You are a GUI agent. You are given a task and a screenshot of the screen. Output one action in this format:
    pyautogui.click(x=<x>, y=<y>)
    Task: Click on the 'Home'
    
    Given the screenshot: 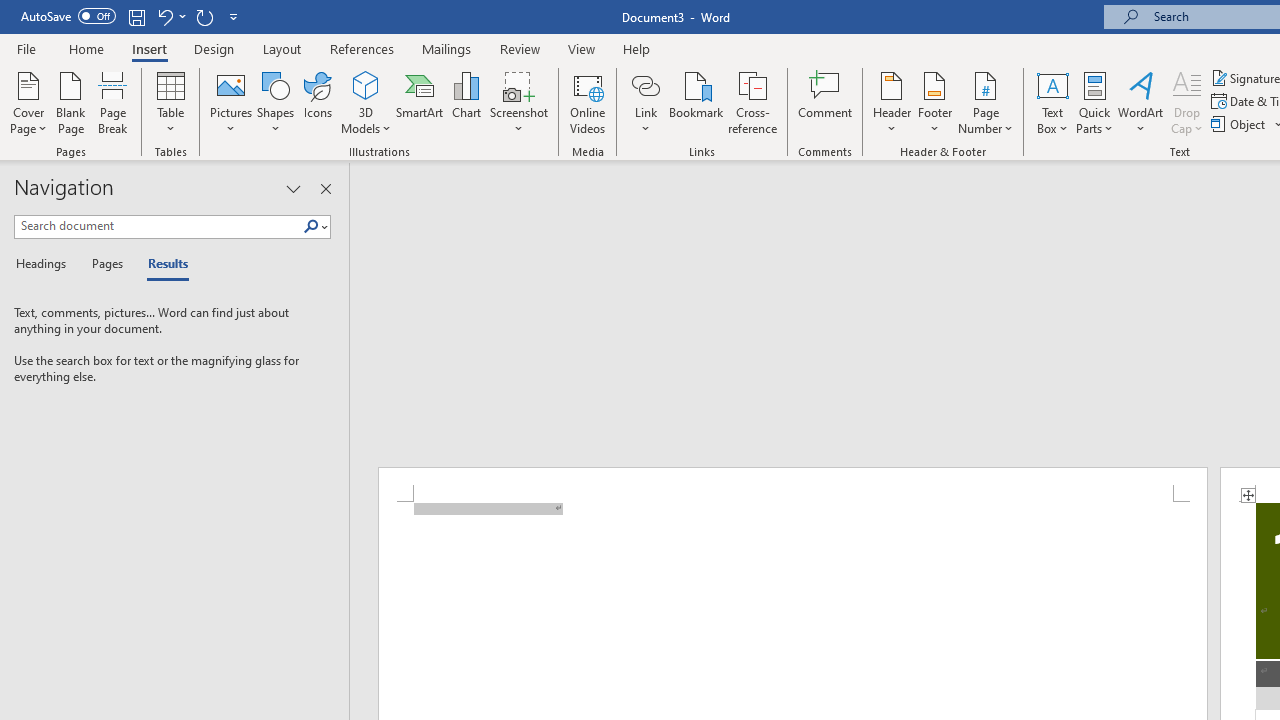 What is the action you would take?
    pyautogui.click(x=85, y=48)
    